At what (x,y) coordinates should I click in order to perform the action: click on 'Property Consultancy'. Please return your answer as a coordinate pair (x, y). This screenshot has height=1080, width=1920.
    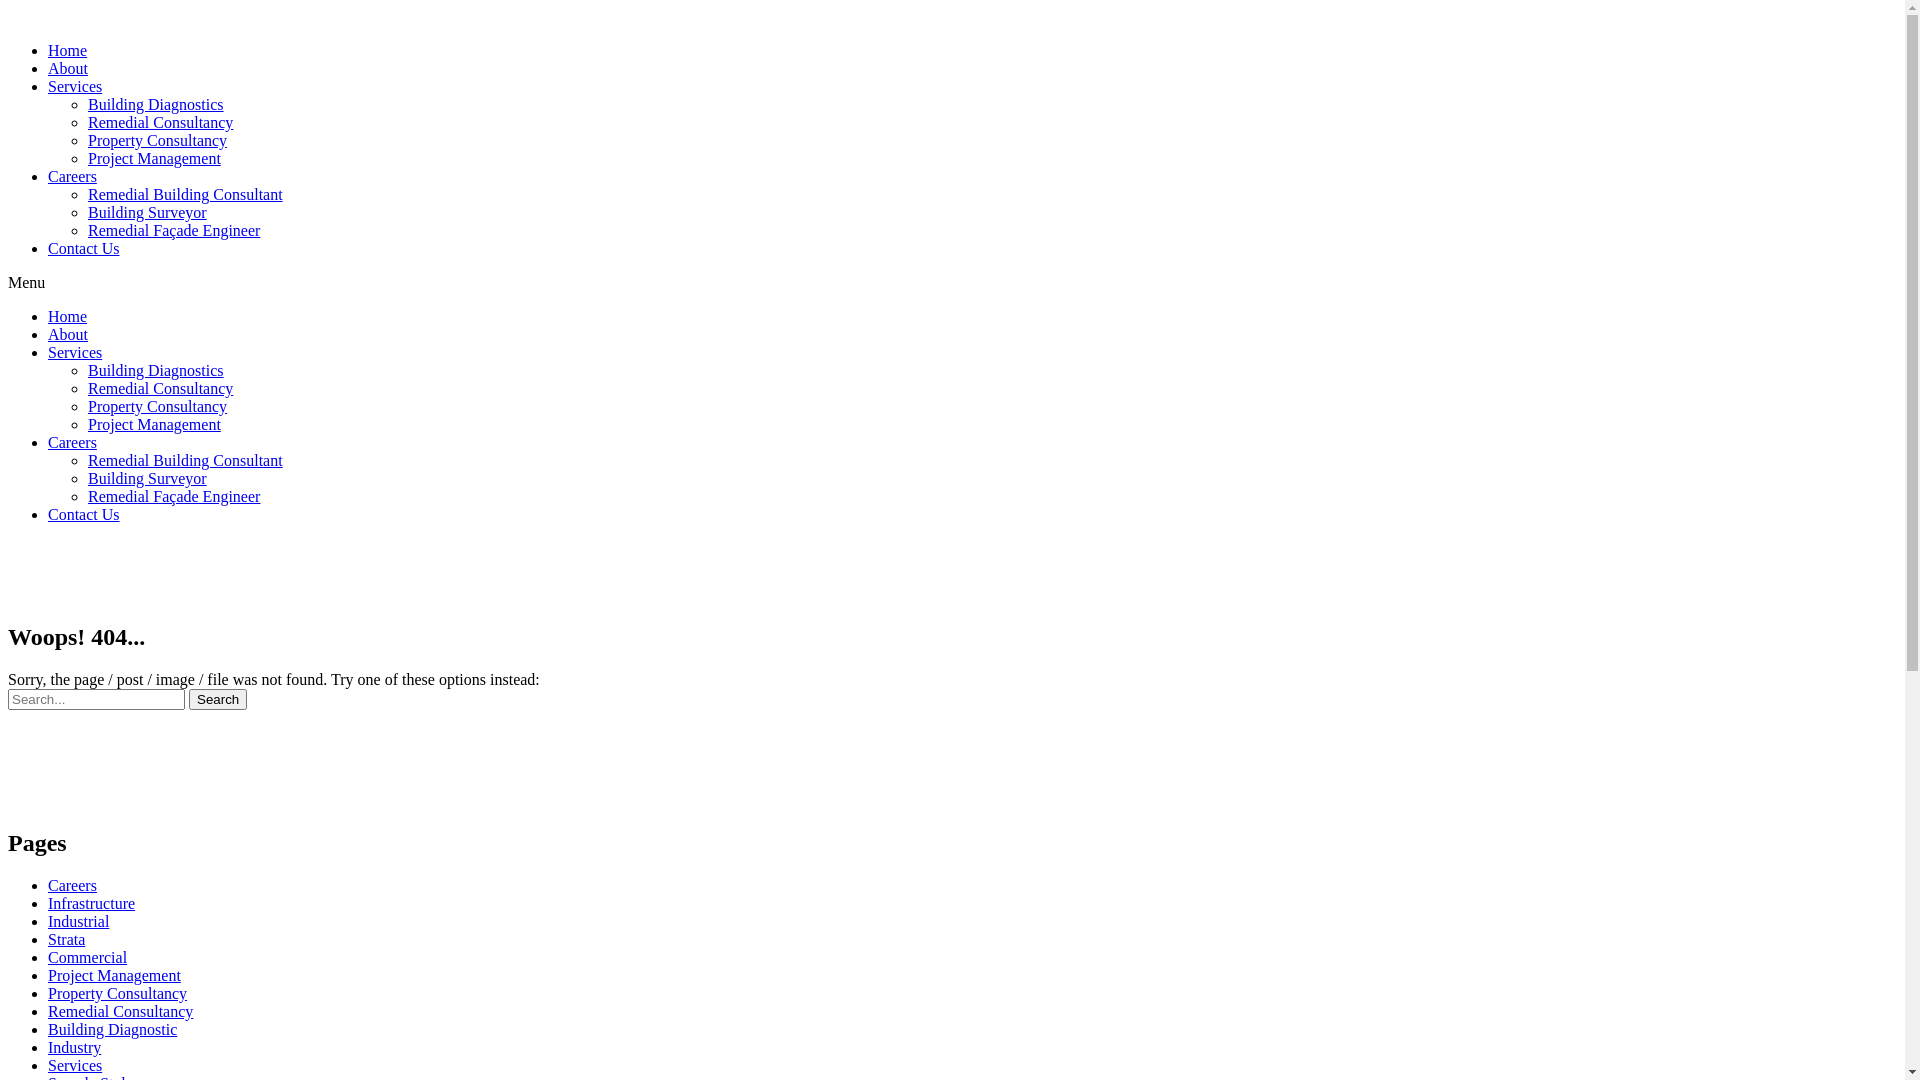
    Looking at the image, I should click on (116, 993).